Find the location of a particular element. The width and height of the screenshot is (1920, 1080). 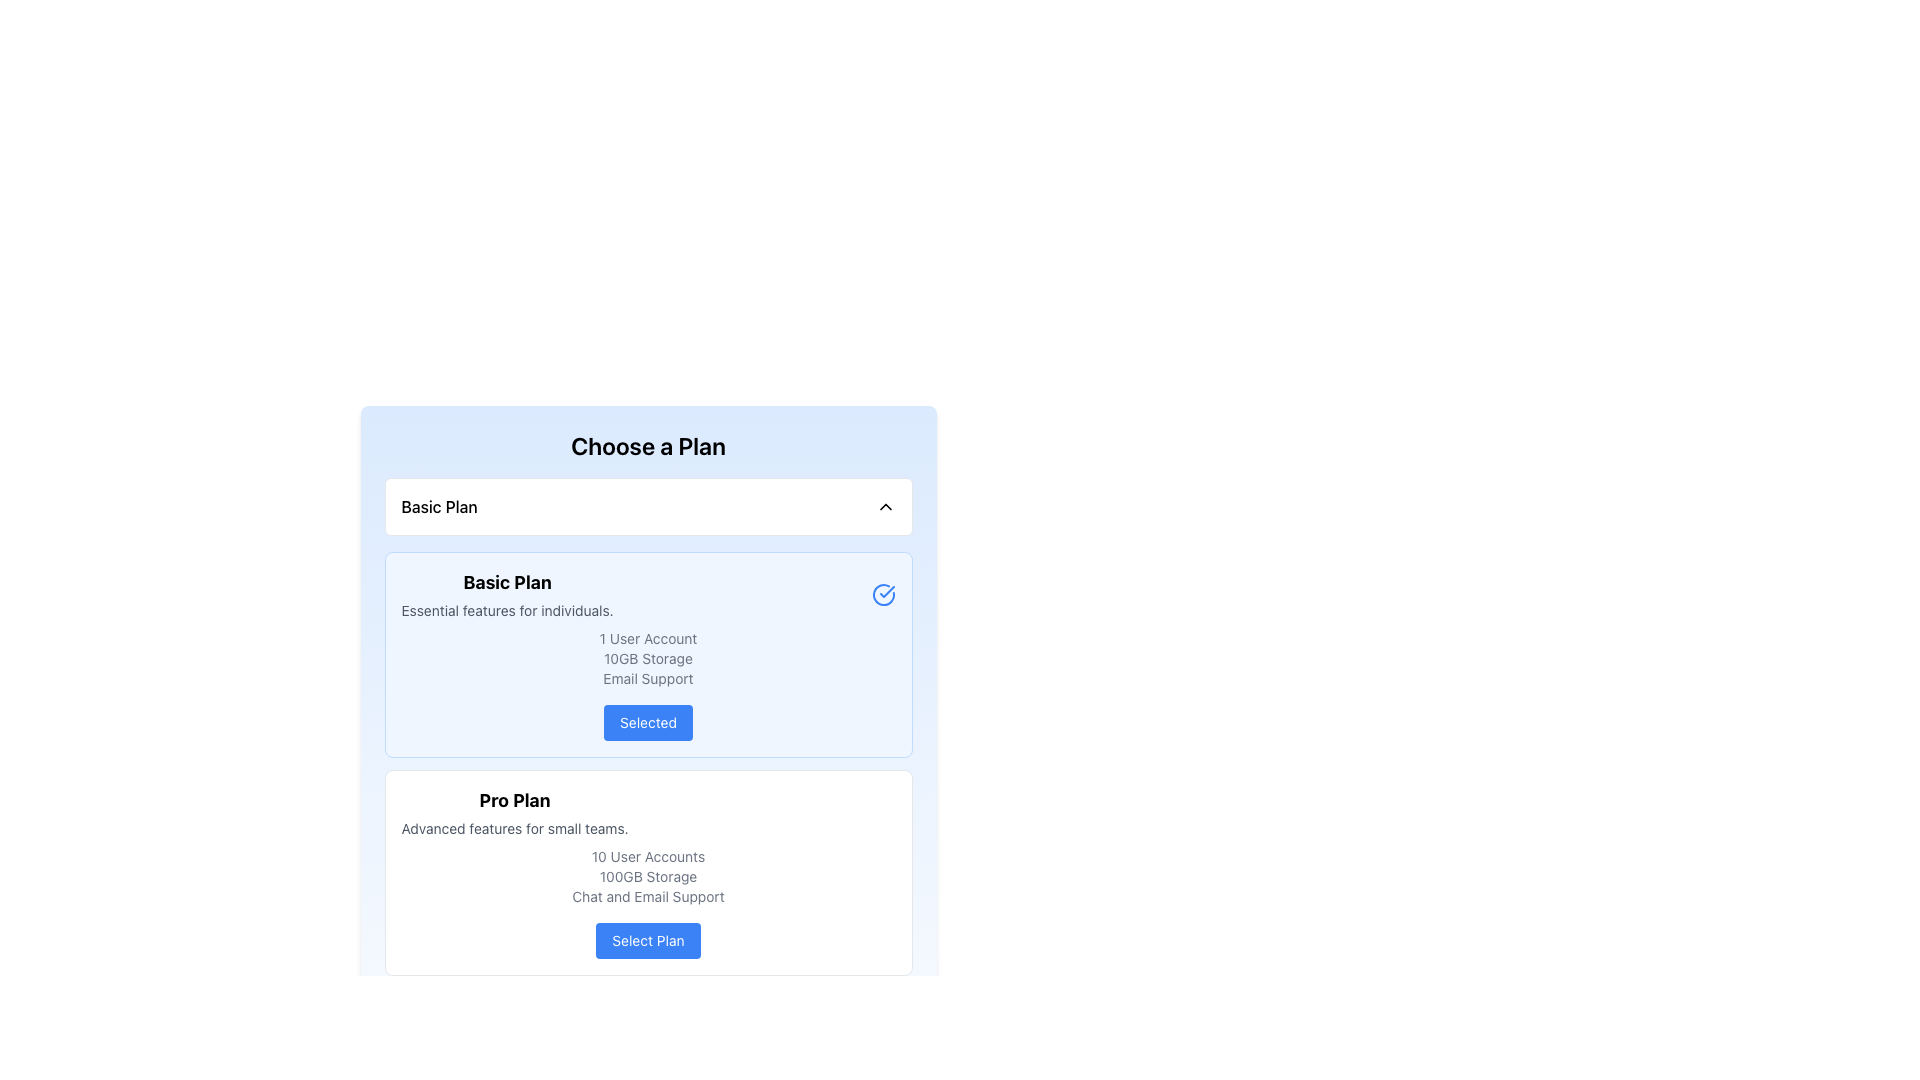

the 'Selected' button with a bright blue background located at the bottom of the 'Basic Plan' card to confirm is located at coordinates (648, 722).